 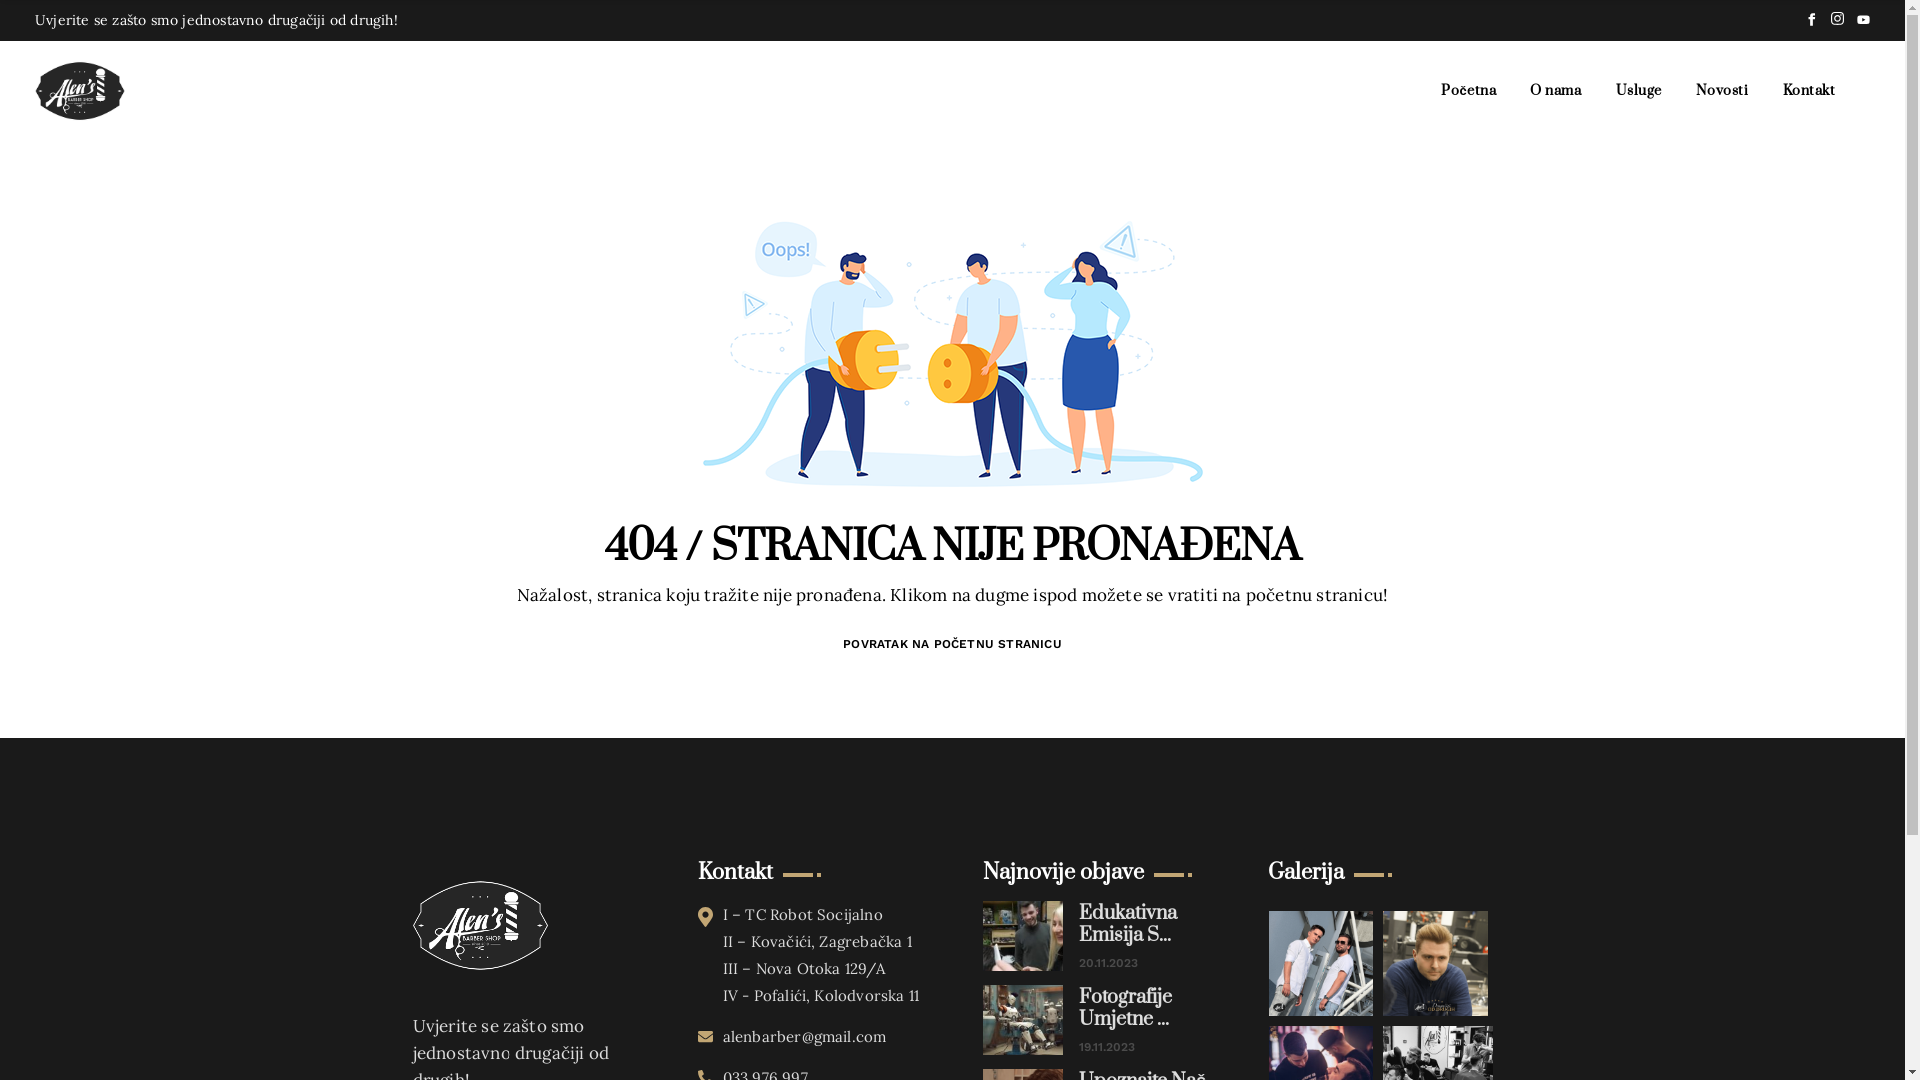 I want to click on 'Novosti', so click(x=1721, y=91).